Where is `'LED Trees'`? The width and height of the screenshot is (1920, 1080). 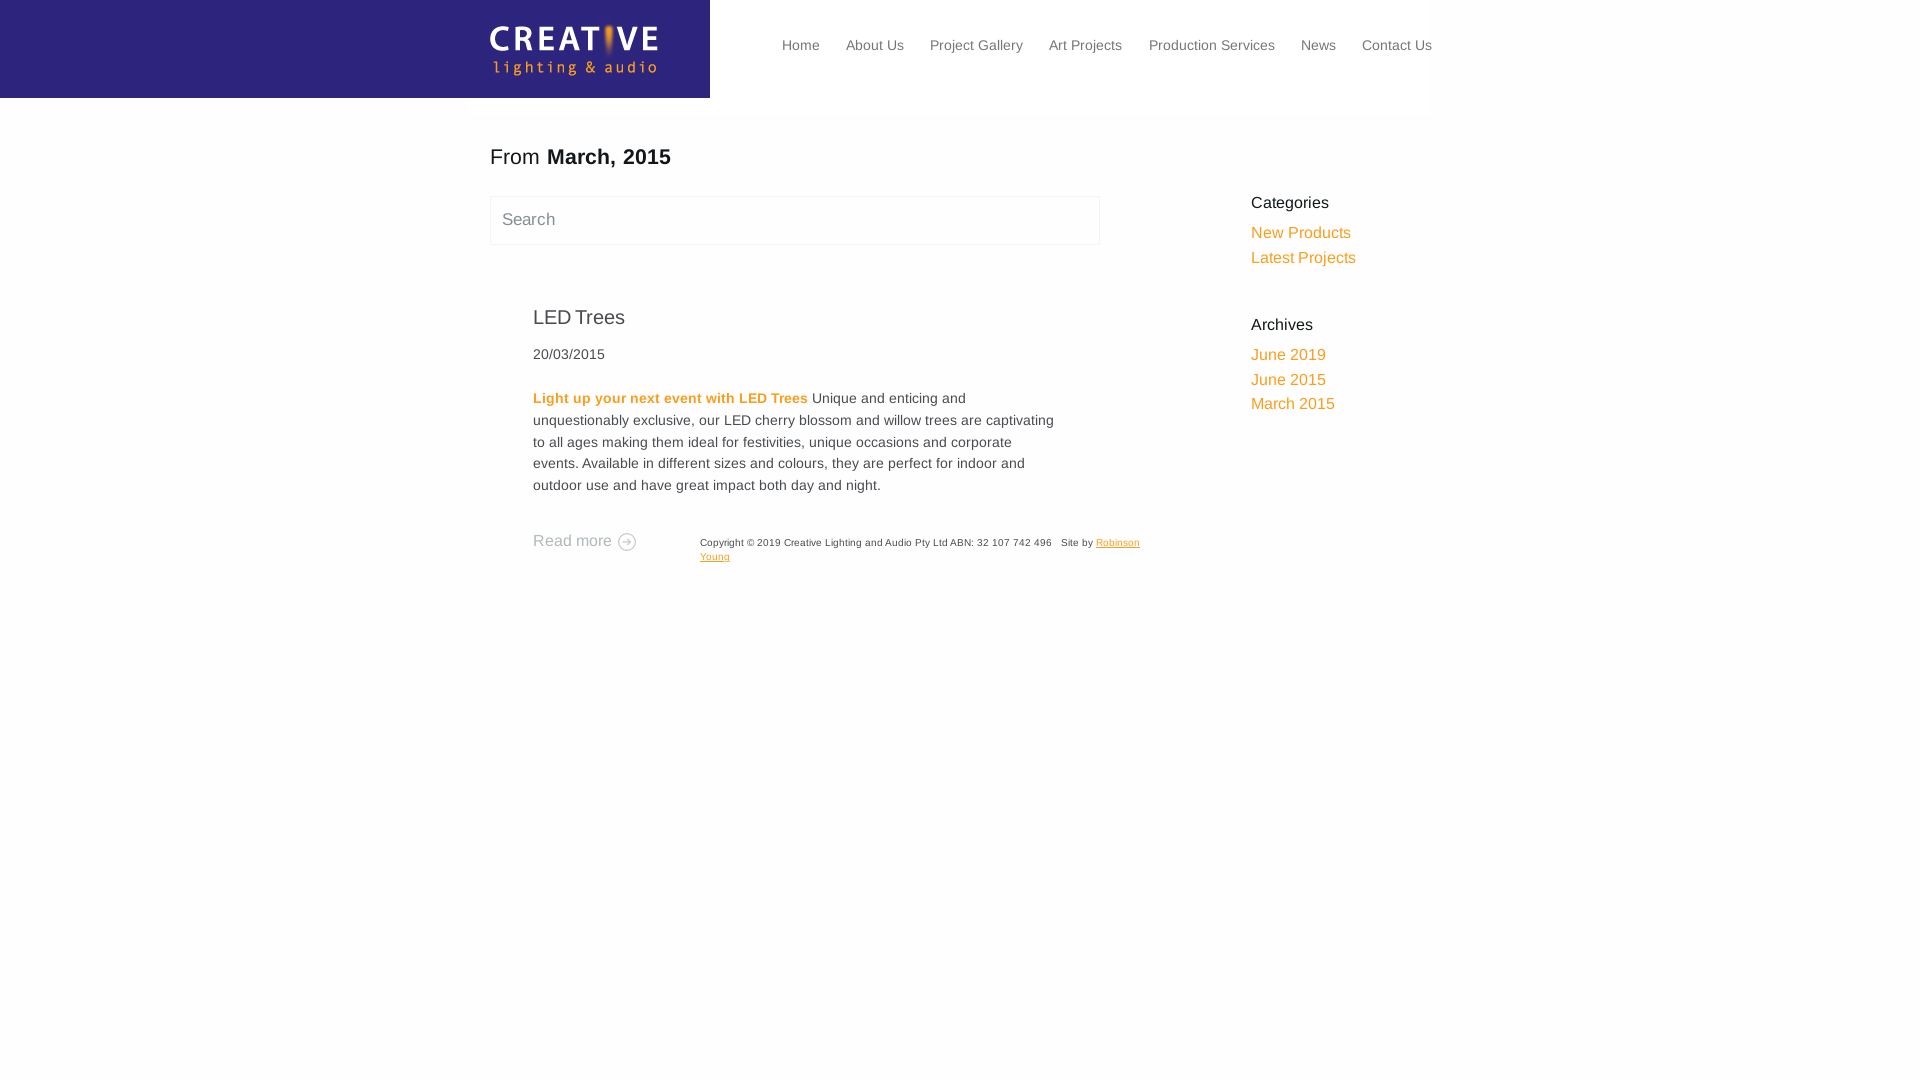 'LED Trees' is located at coordinates (577, 315).